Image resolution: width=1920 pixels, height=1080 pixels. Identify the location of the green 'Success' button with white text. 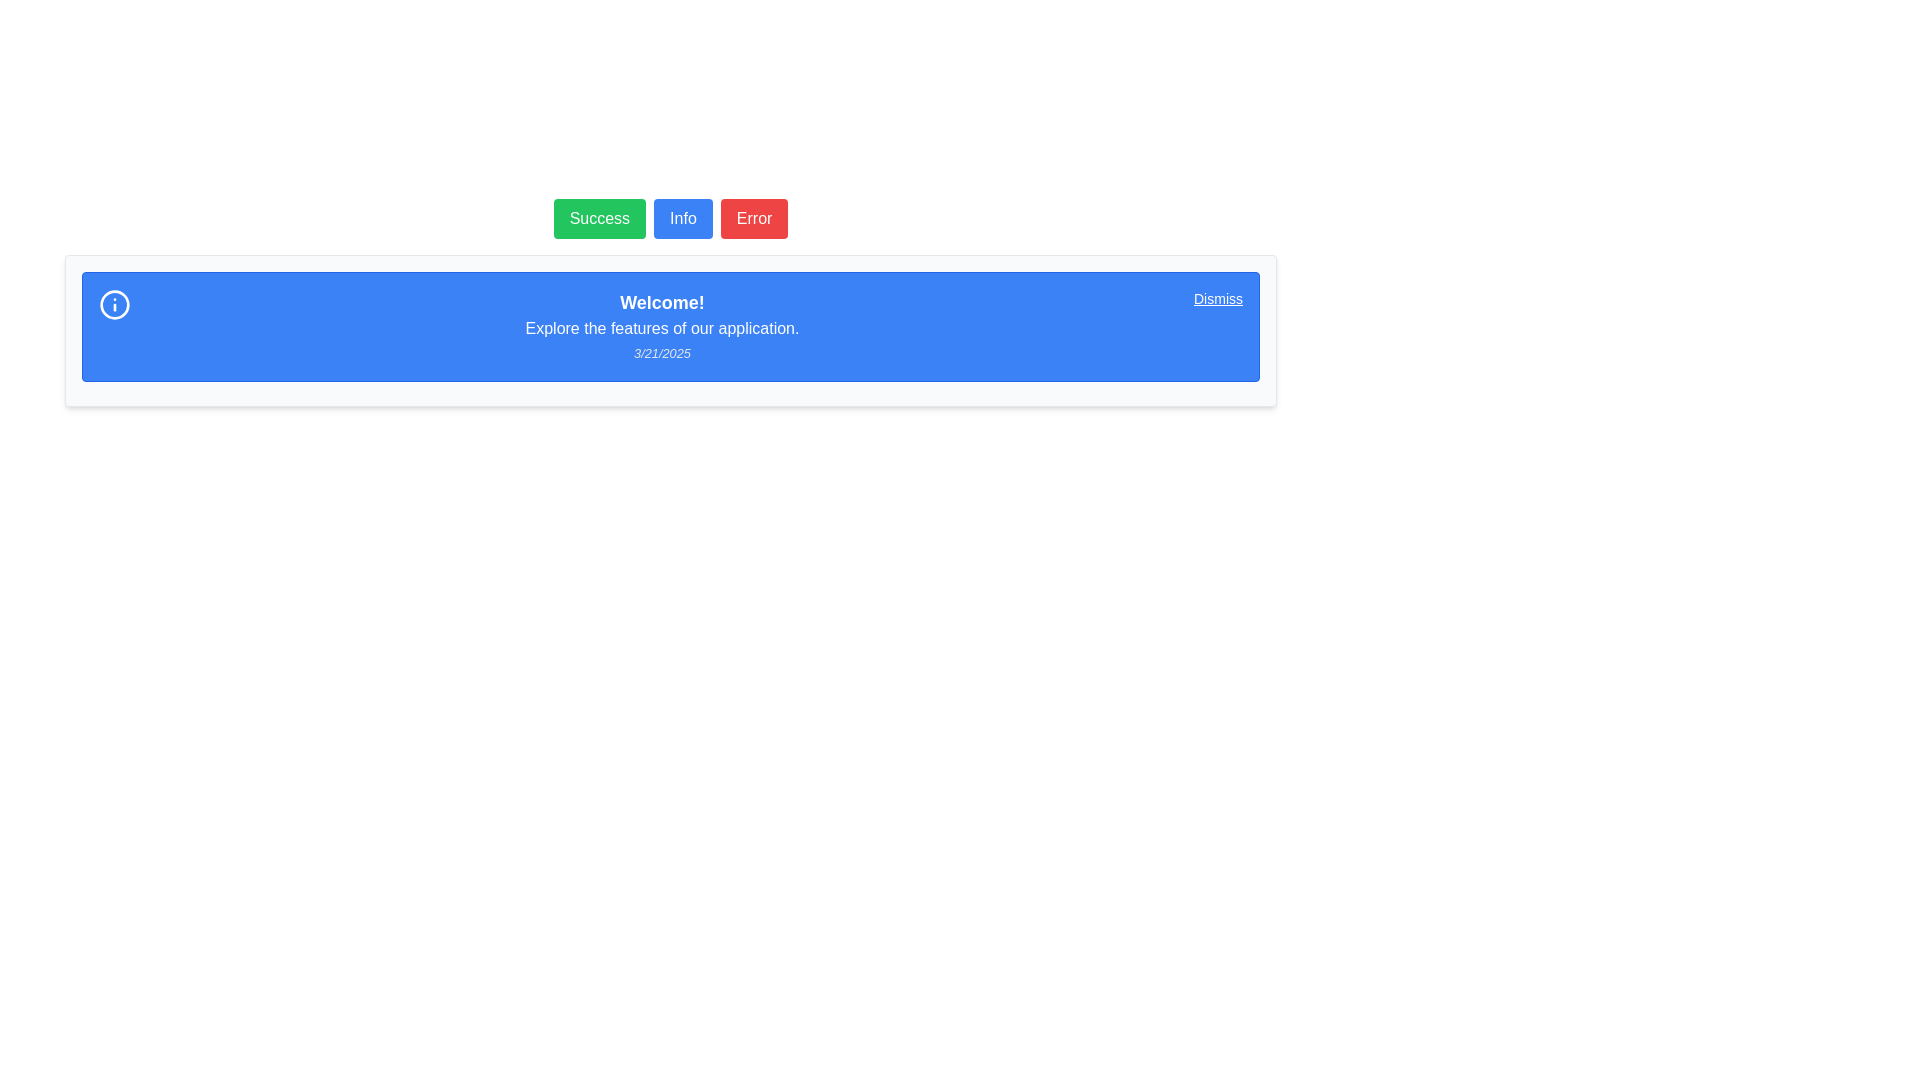
(598, 219).